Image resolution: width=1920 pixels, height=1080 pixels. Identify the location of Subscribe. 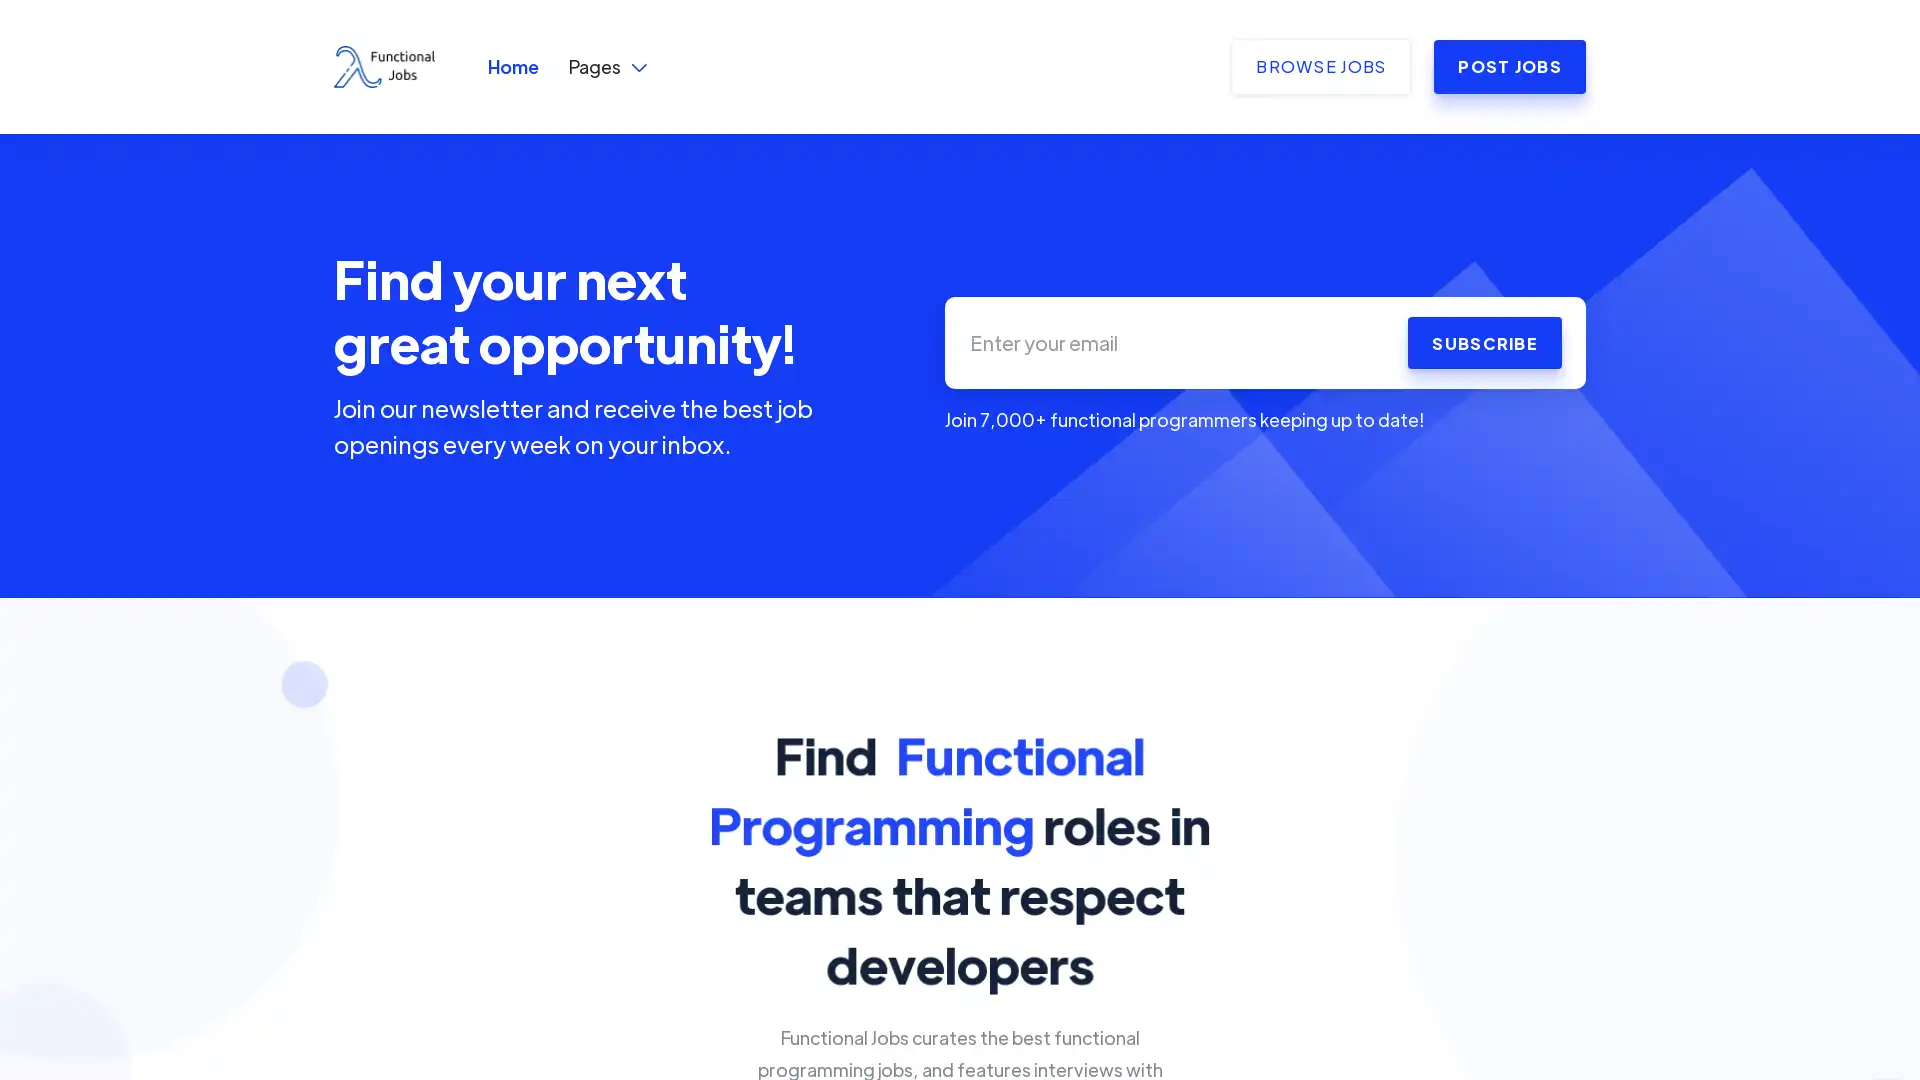
(1484, 341).